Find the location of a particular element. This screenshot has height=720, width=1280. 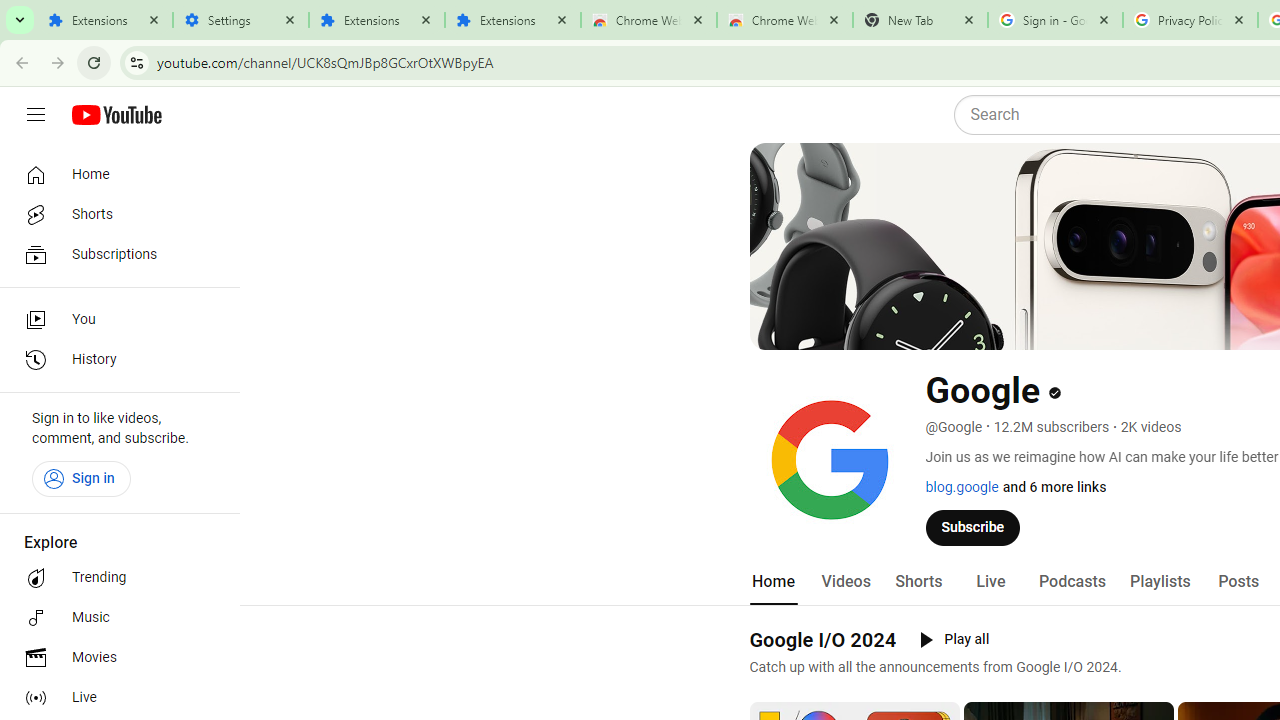

'Movies' is located at coordinates (112, 658).